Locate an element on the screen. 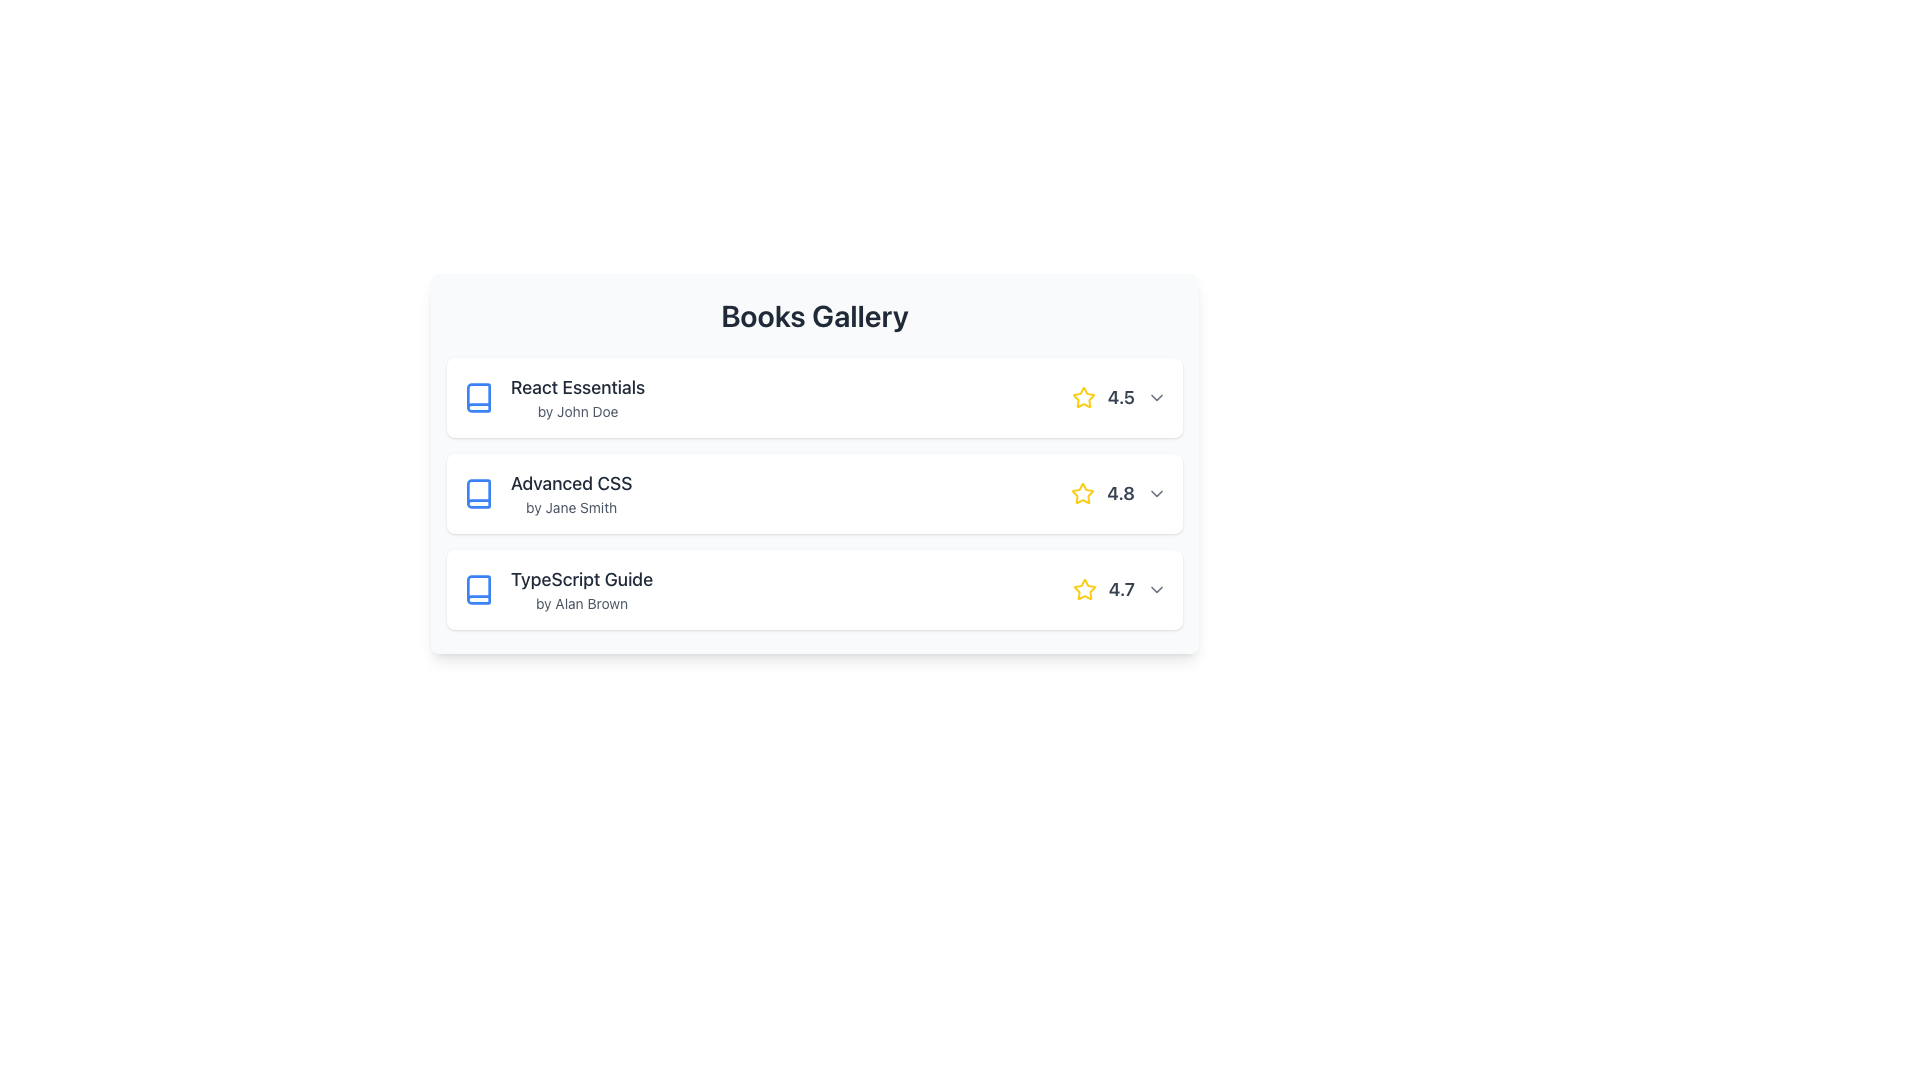 The height and width of the screenshot is (1080, 1920). the rating icon located in the first row of the list below 'Books Gallery', which visually represents a rating of '4.5' is located at coordinates (1082, 397).